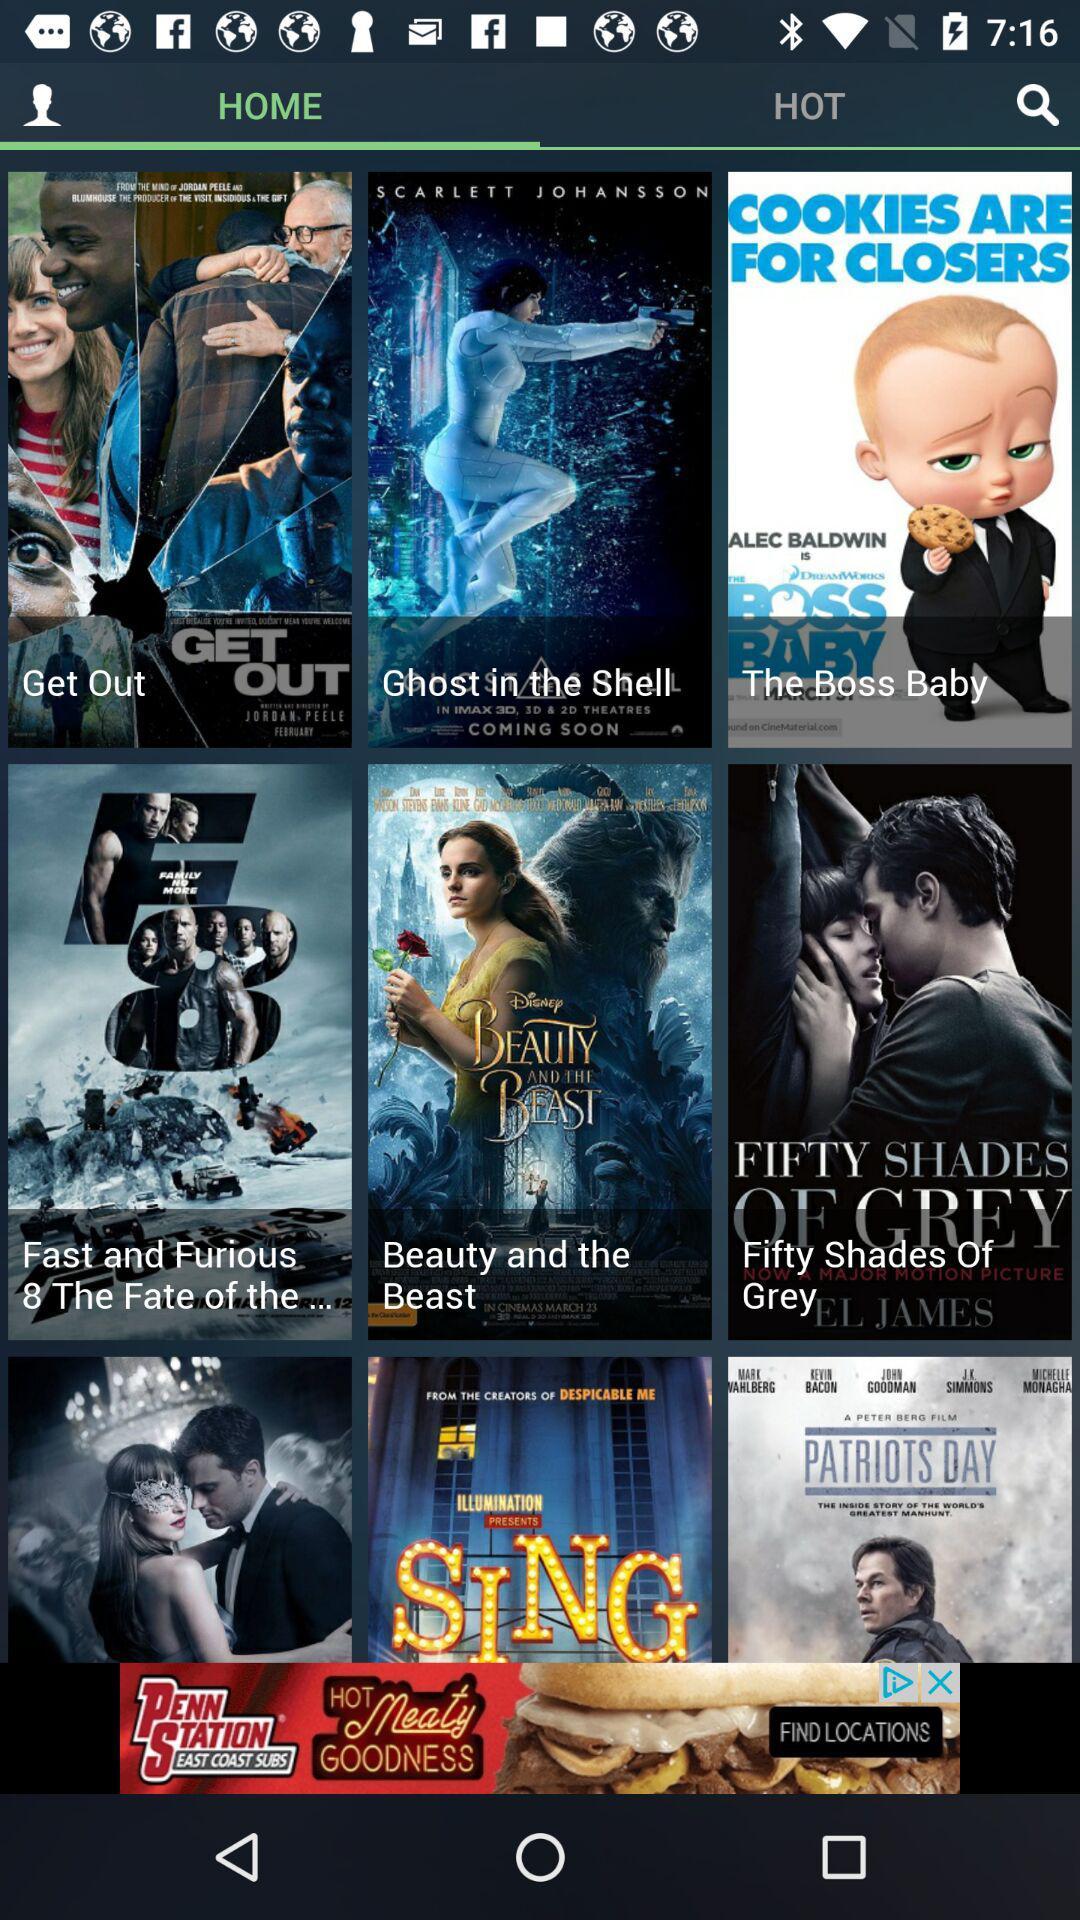  Describe the element at coordinates (180, 459) in the screenshot. I see `the first image below home` at that location.